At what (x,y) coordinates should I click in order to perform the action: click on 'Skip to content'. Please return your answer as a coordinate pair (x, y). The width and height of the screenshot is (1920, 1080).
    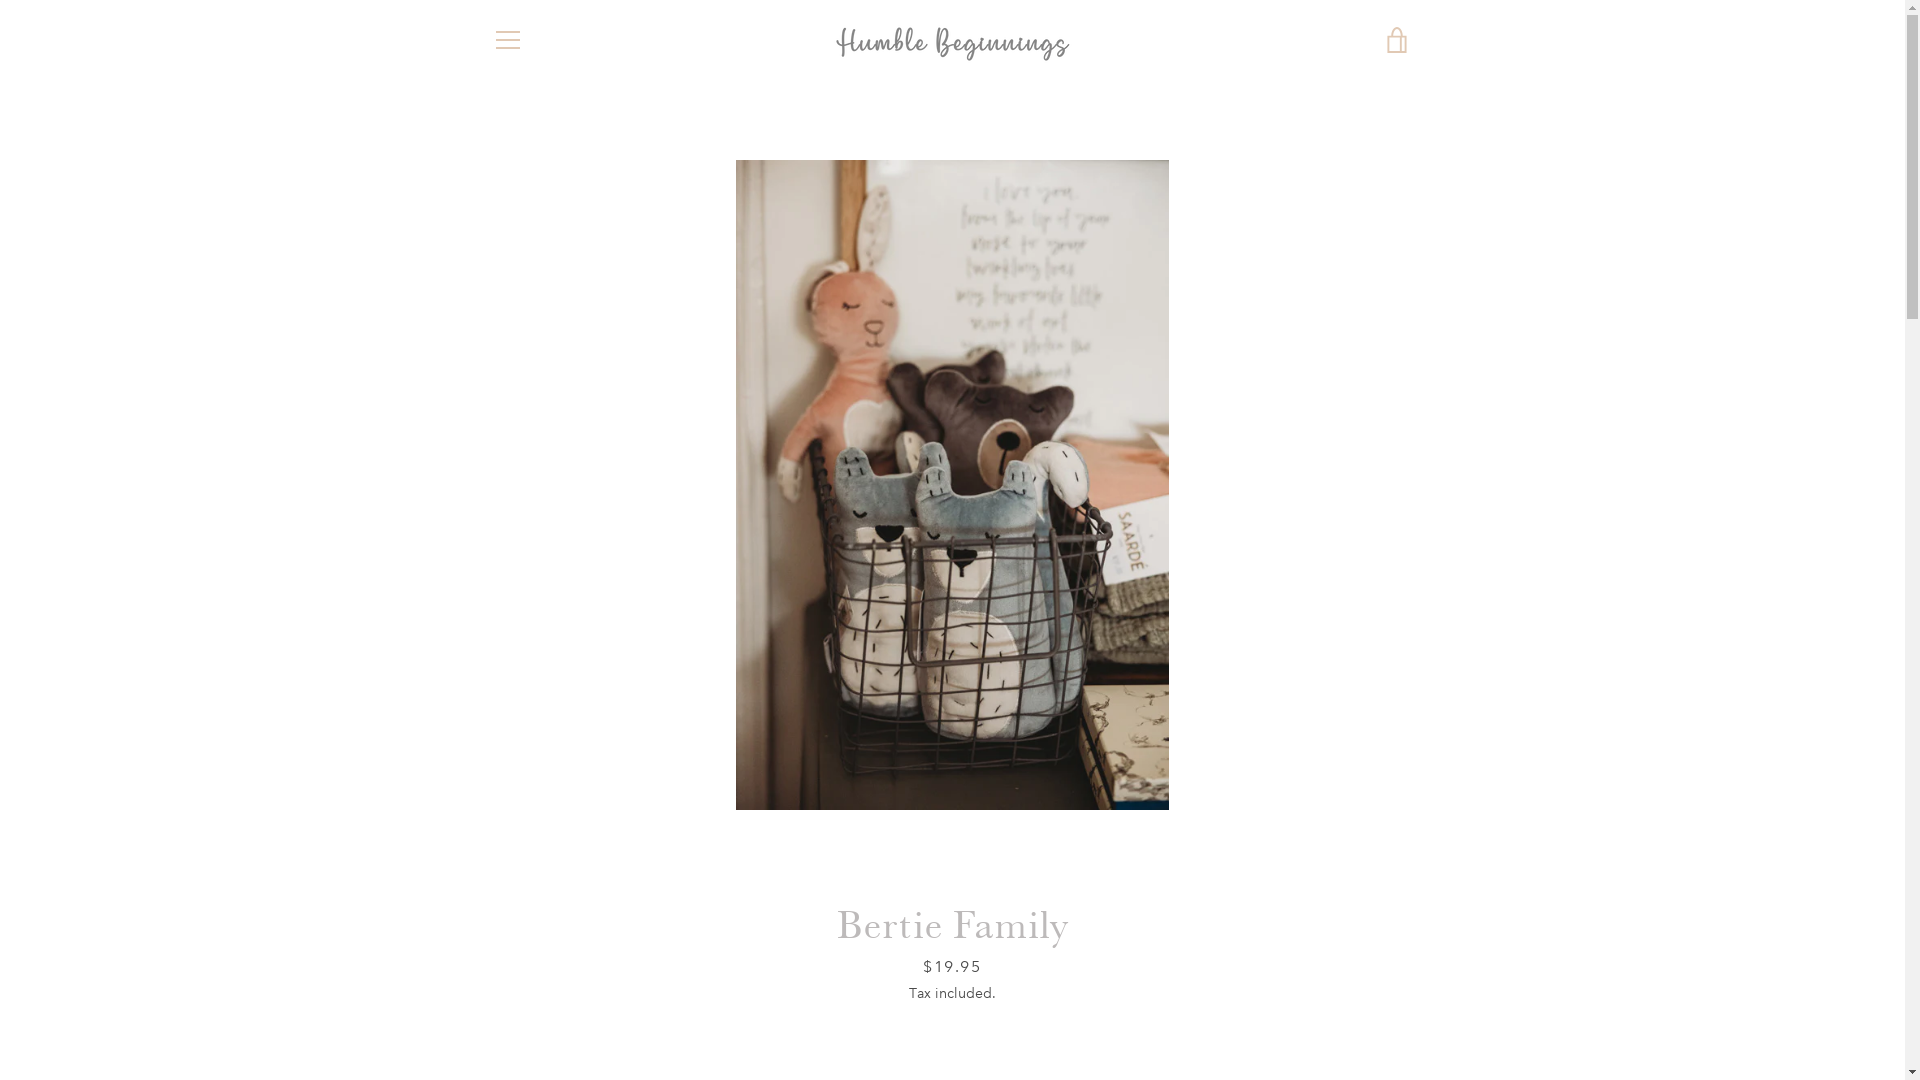
    Looking at the image, I should click on (0, 0).